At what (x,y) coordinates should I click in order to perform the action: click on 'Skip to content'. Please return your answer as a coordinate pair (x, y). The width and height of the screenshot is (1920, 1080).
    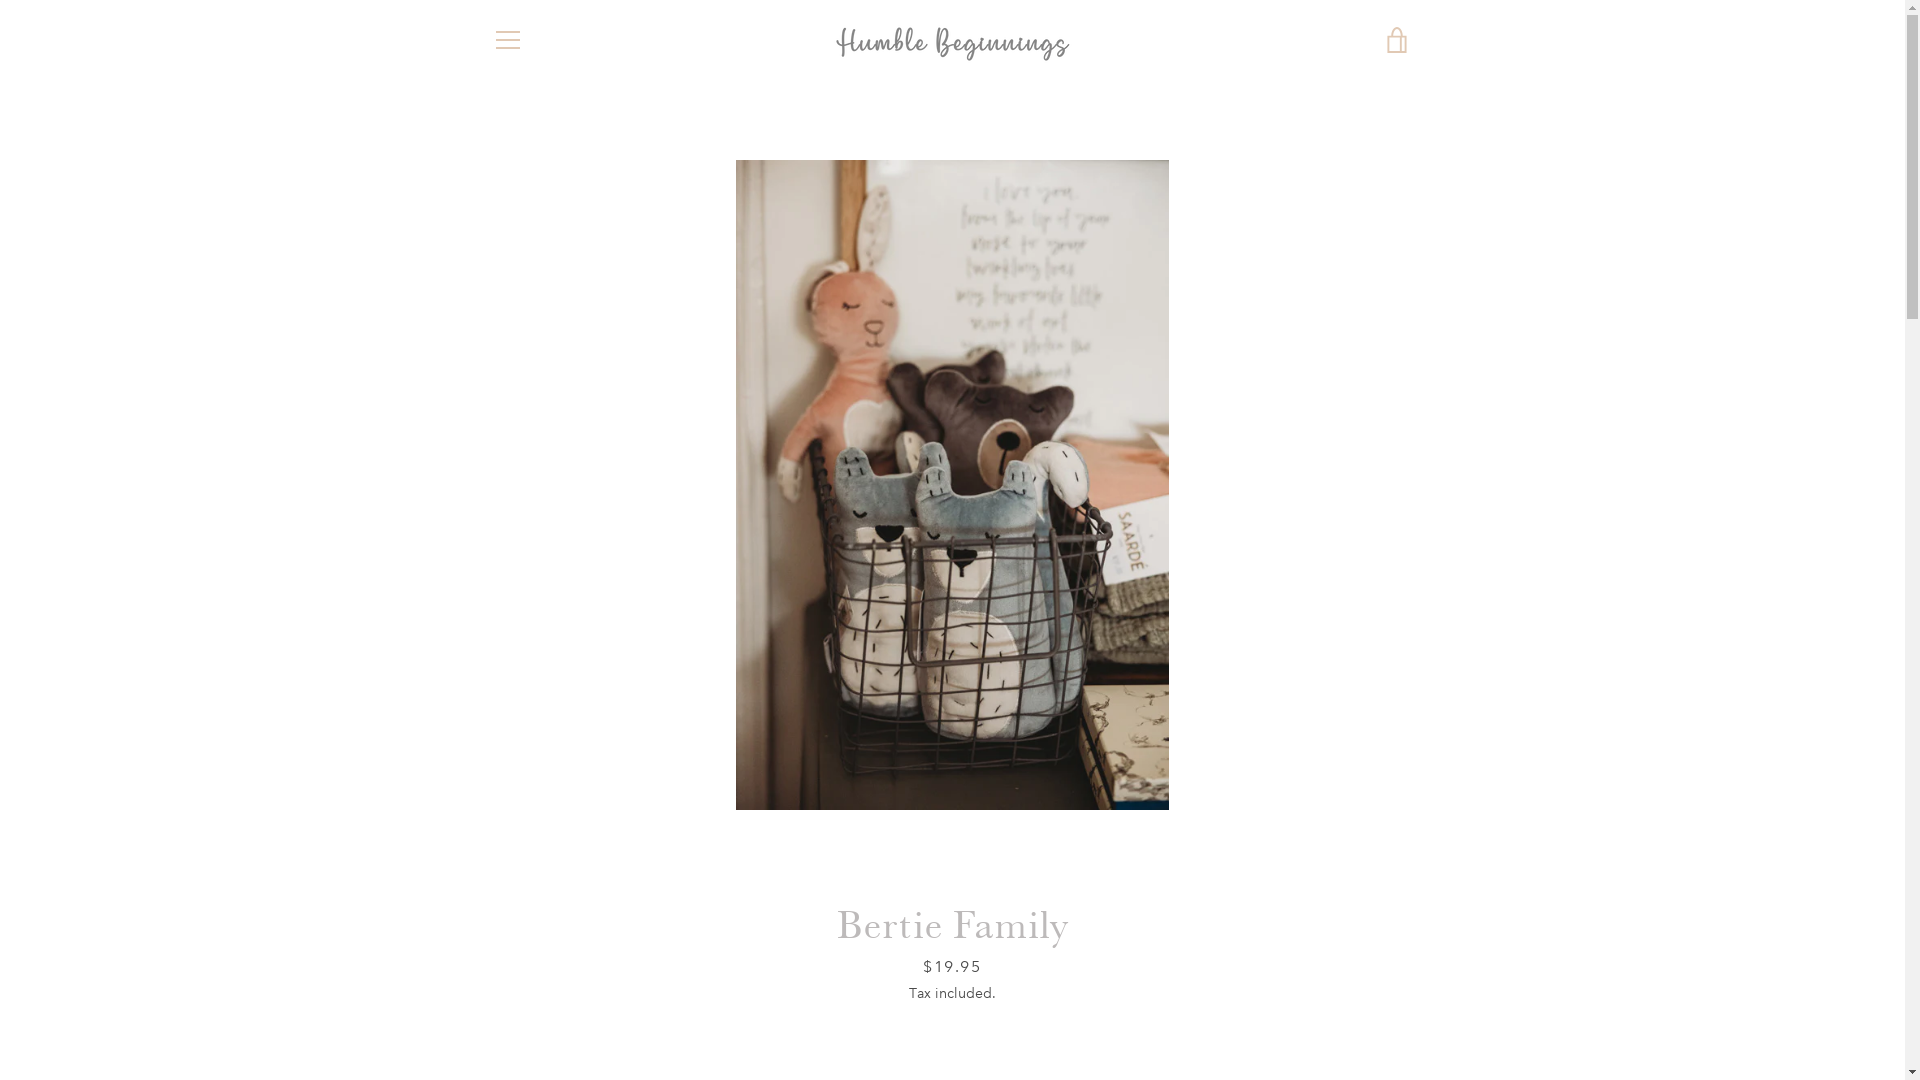
    Looking at the image, I should click on (0, 0).